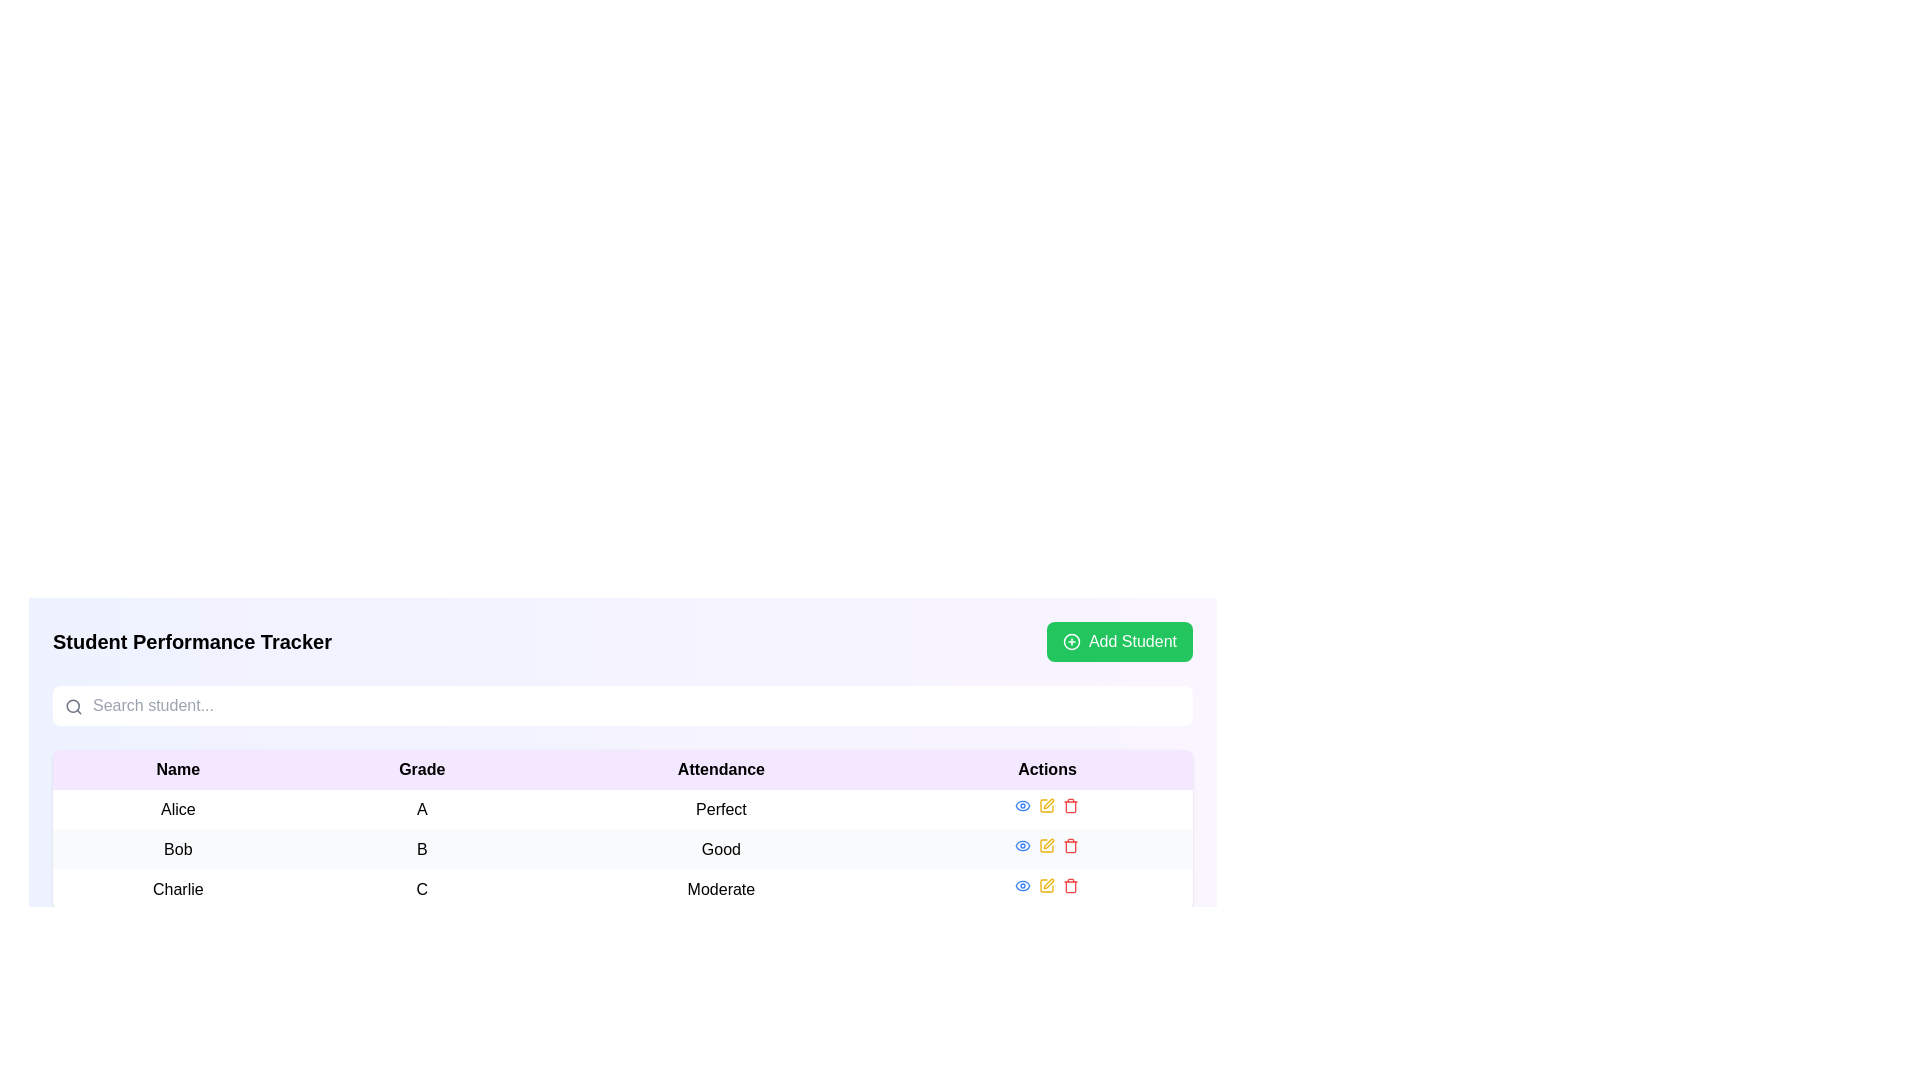 The image size is (1920, 1080). Describe the element at coordinates (421, 849) in the screenshot. I see `the bold uppercase letter 'B' in the 'Grade' column of the table, which corresponds to the row labeled 'Bob'` at that location.